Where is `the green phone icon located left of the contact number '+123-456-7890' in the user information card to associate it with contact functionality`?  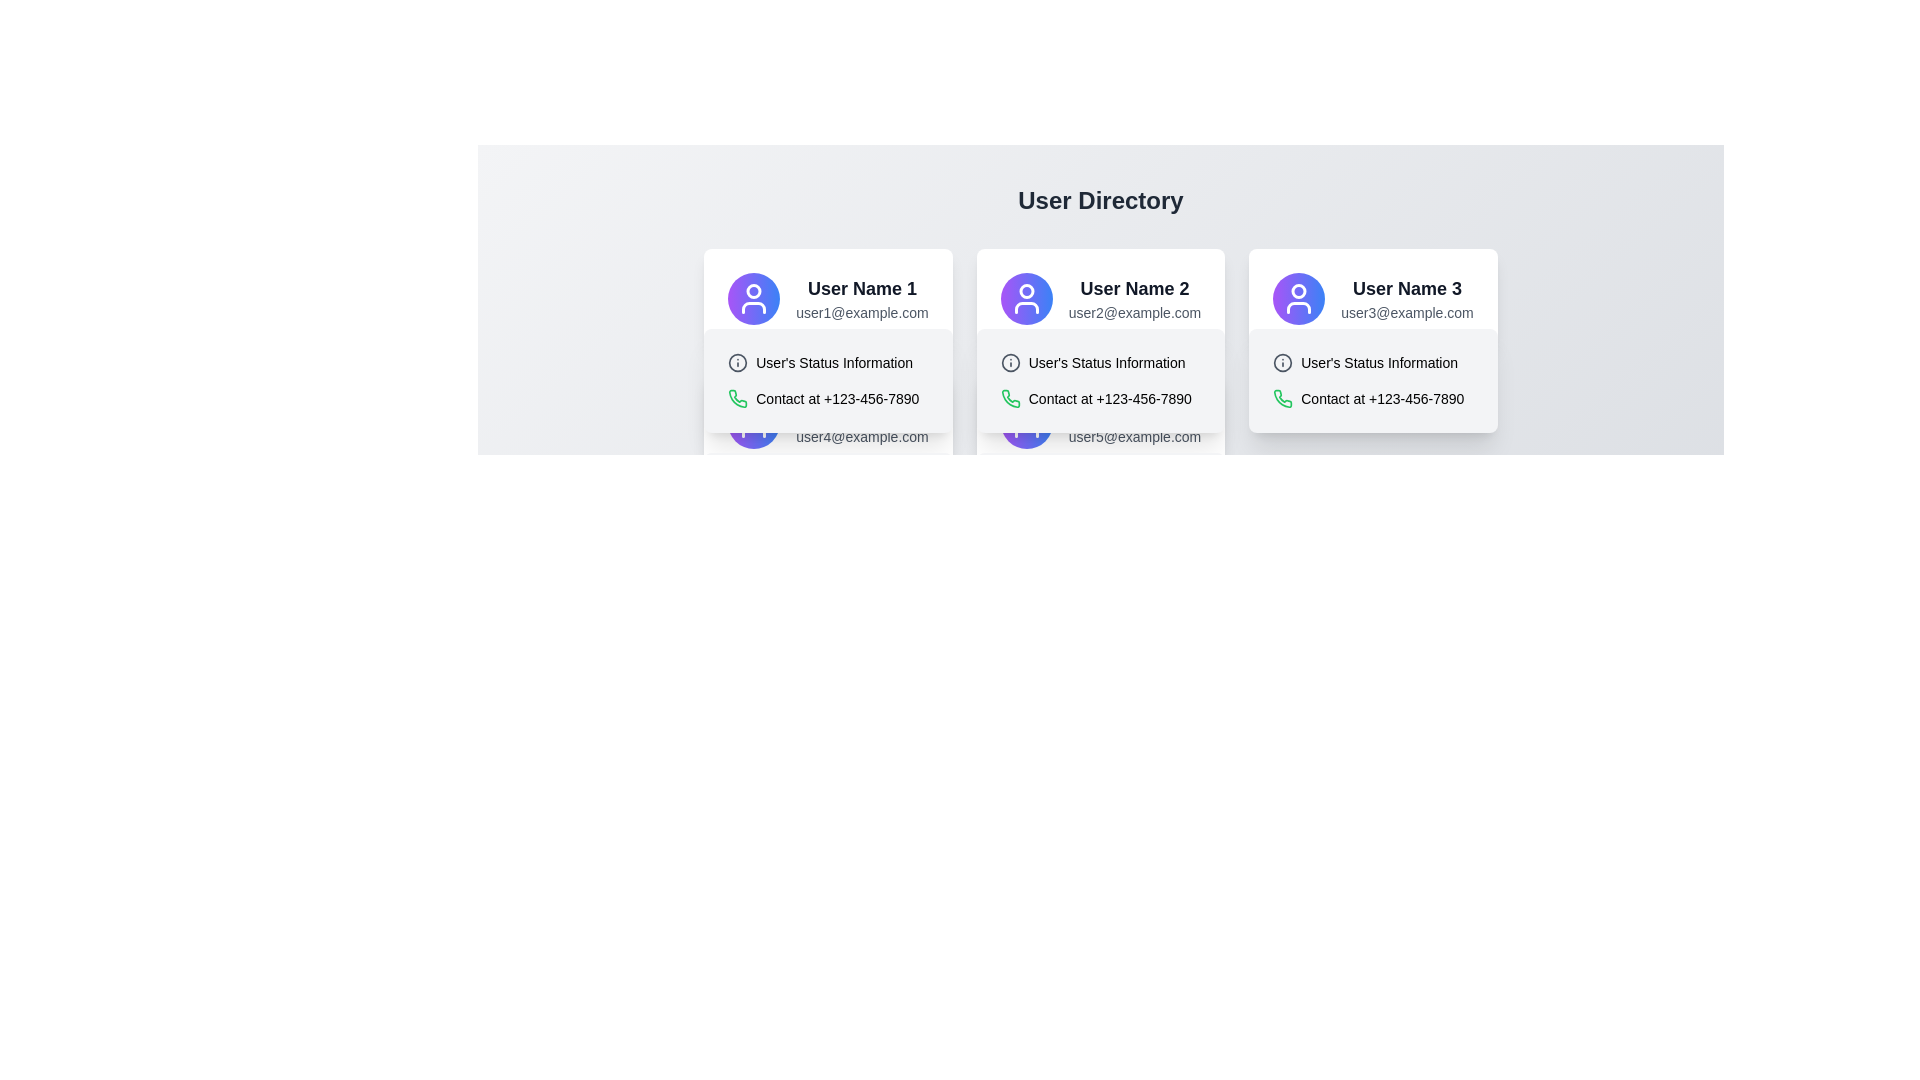
the green phone icon located left of the contact number '+123-456-7890' in the user information card to associate it with contact functionality is located at coordinates (1010, 398).